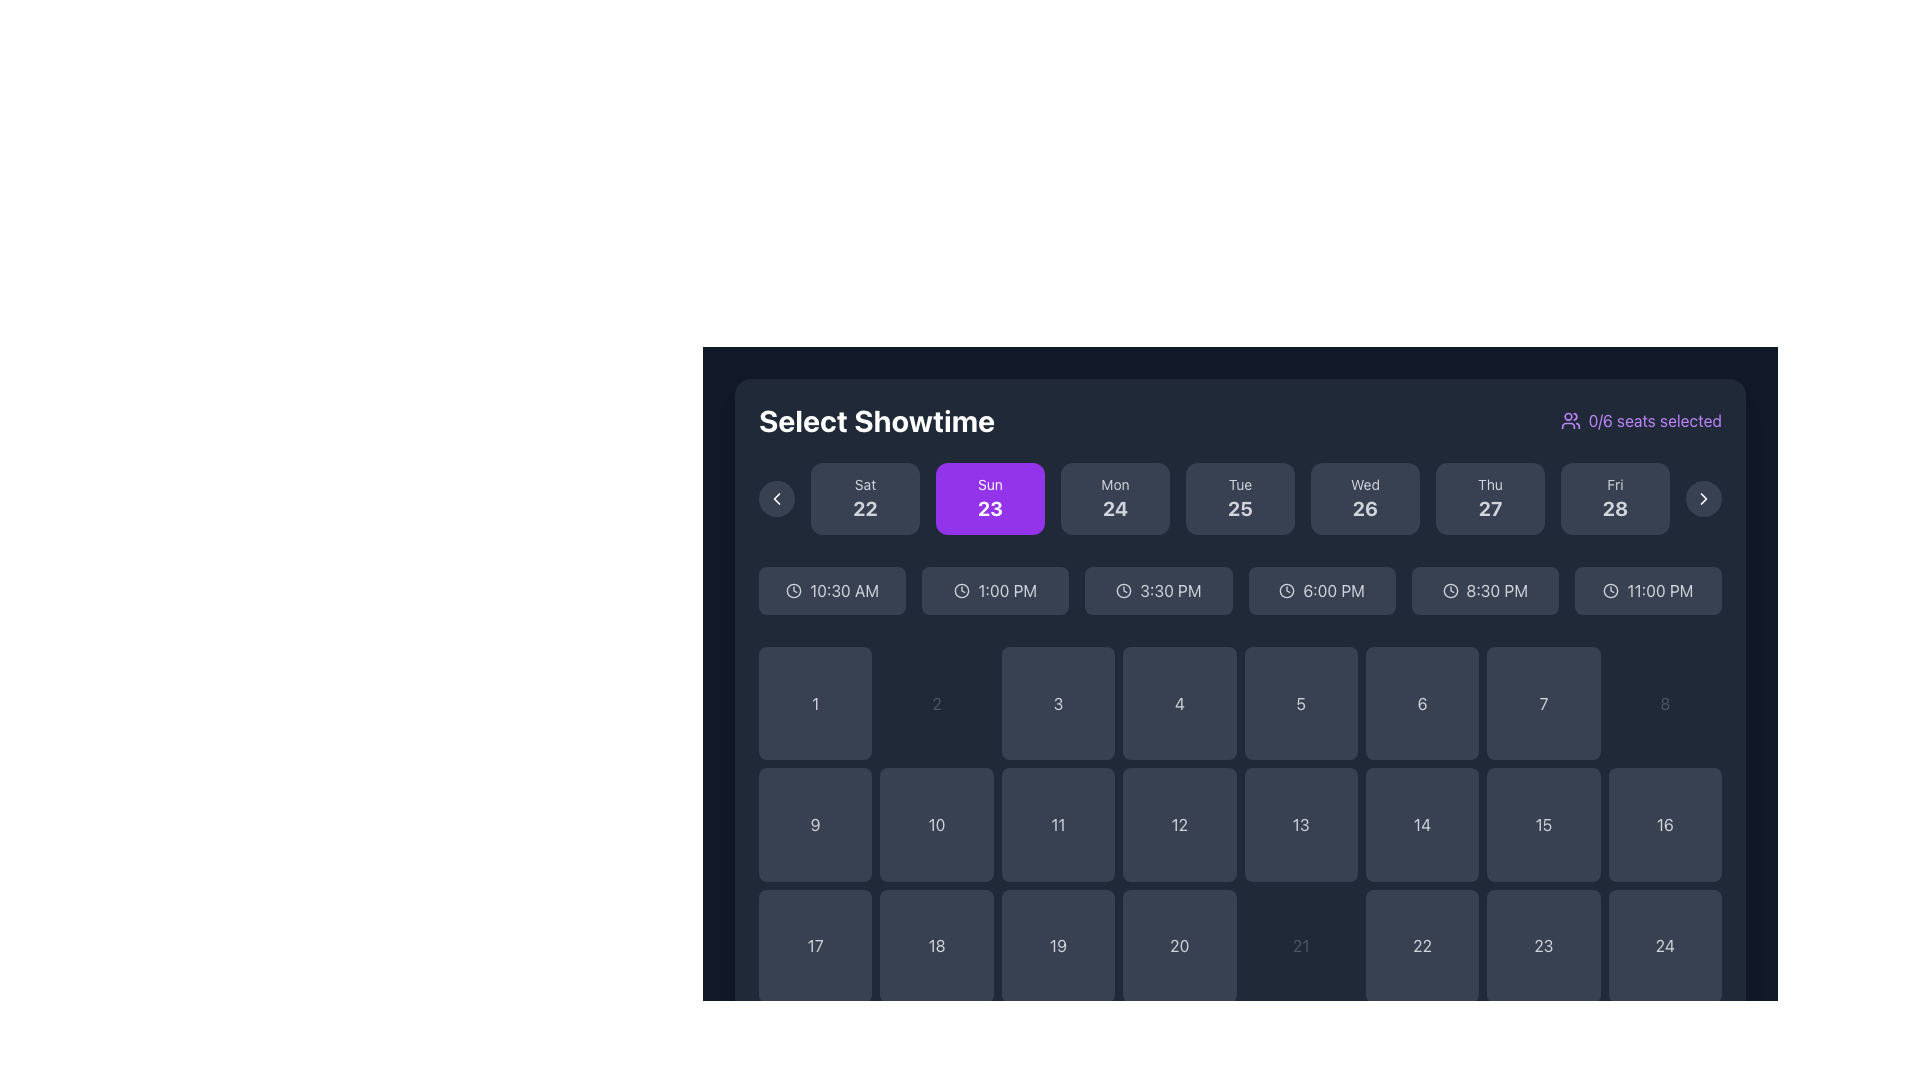  I want to click on the date selector button for Thursday, the 27th, located, so click(1490, 497).